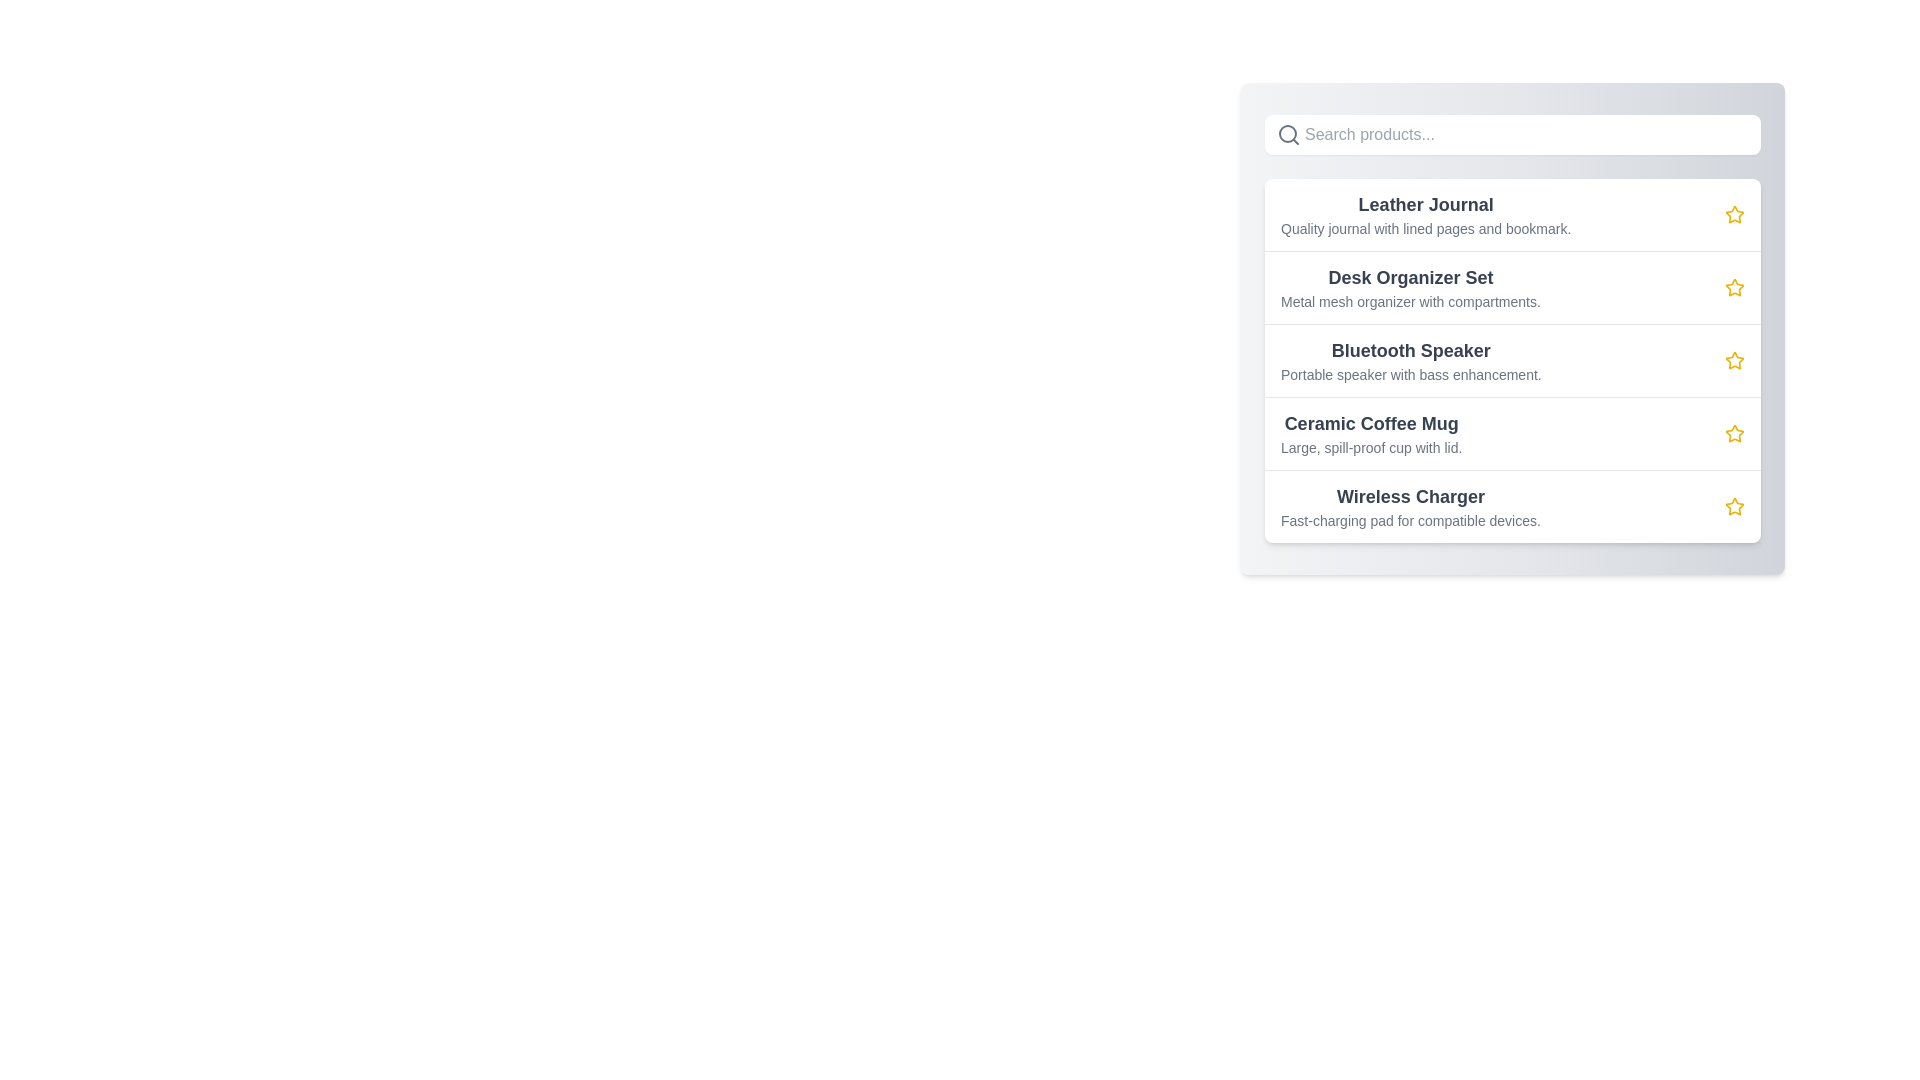  What do you see at coordinates (1410, 288) in the screenshot?
I see `the Text Label element displaying 'Desk Organizer Set' with a secondary description 'Metal mesh organizer with compartments.'` at bounding box center [1410, 288].